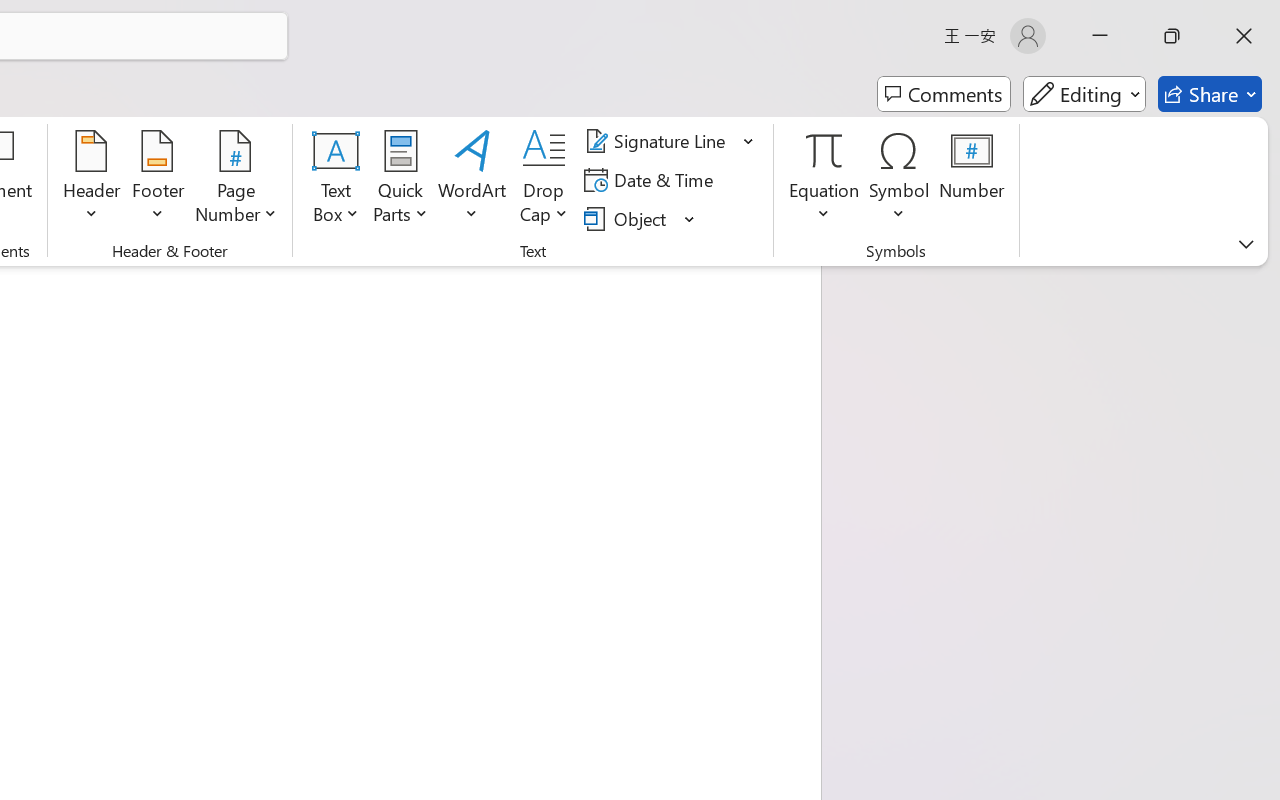  I want to click on 'Minimize', so click(1099, 35).